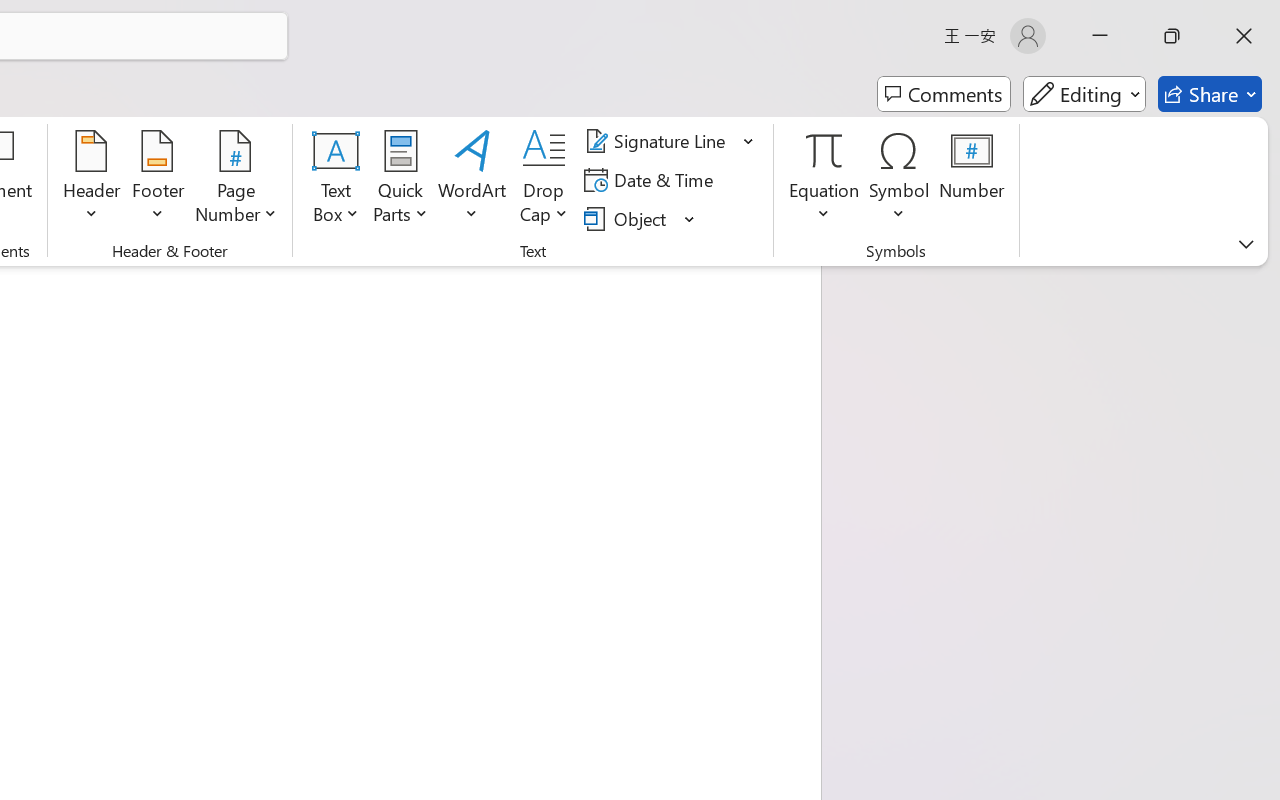  I want to click on 'Minimize', so click(1099, 35).